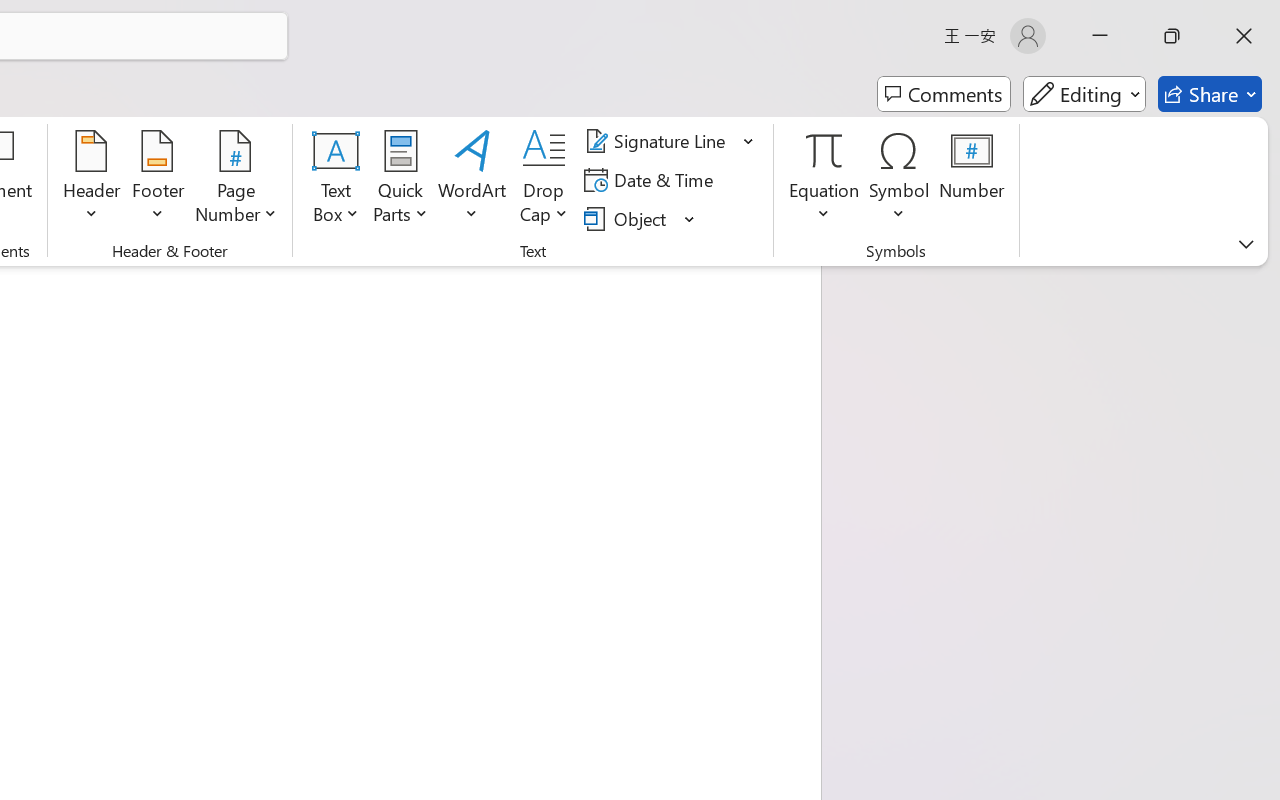  I want to click on 'Minimize', so click(1099, 35).